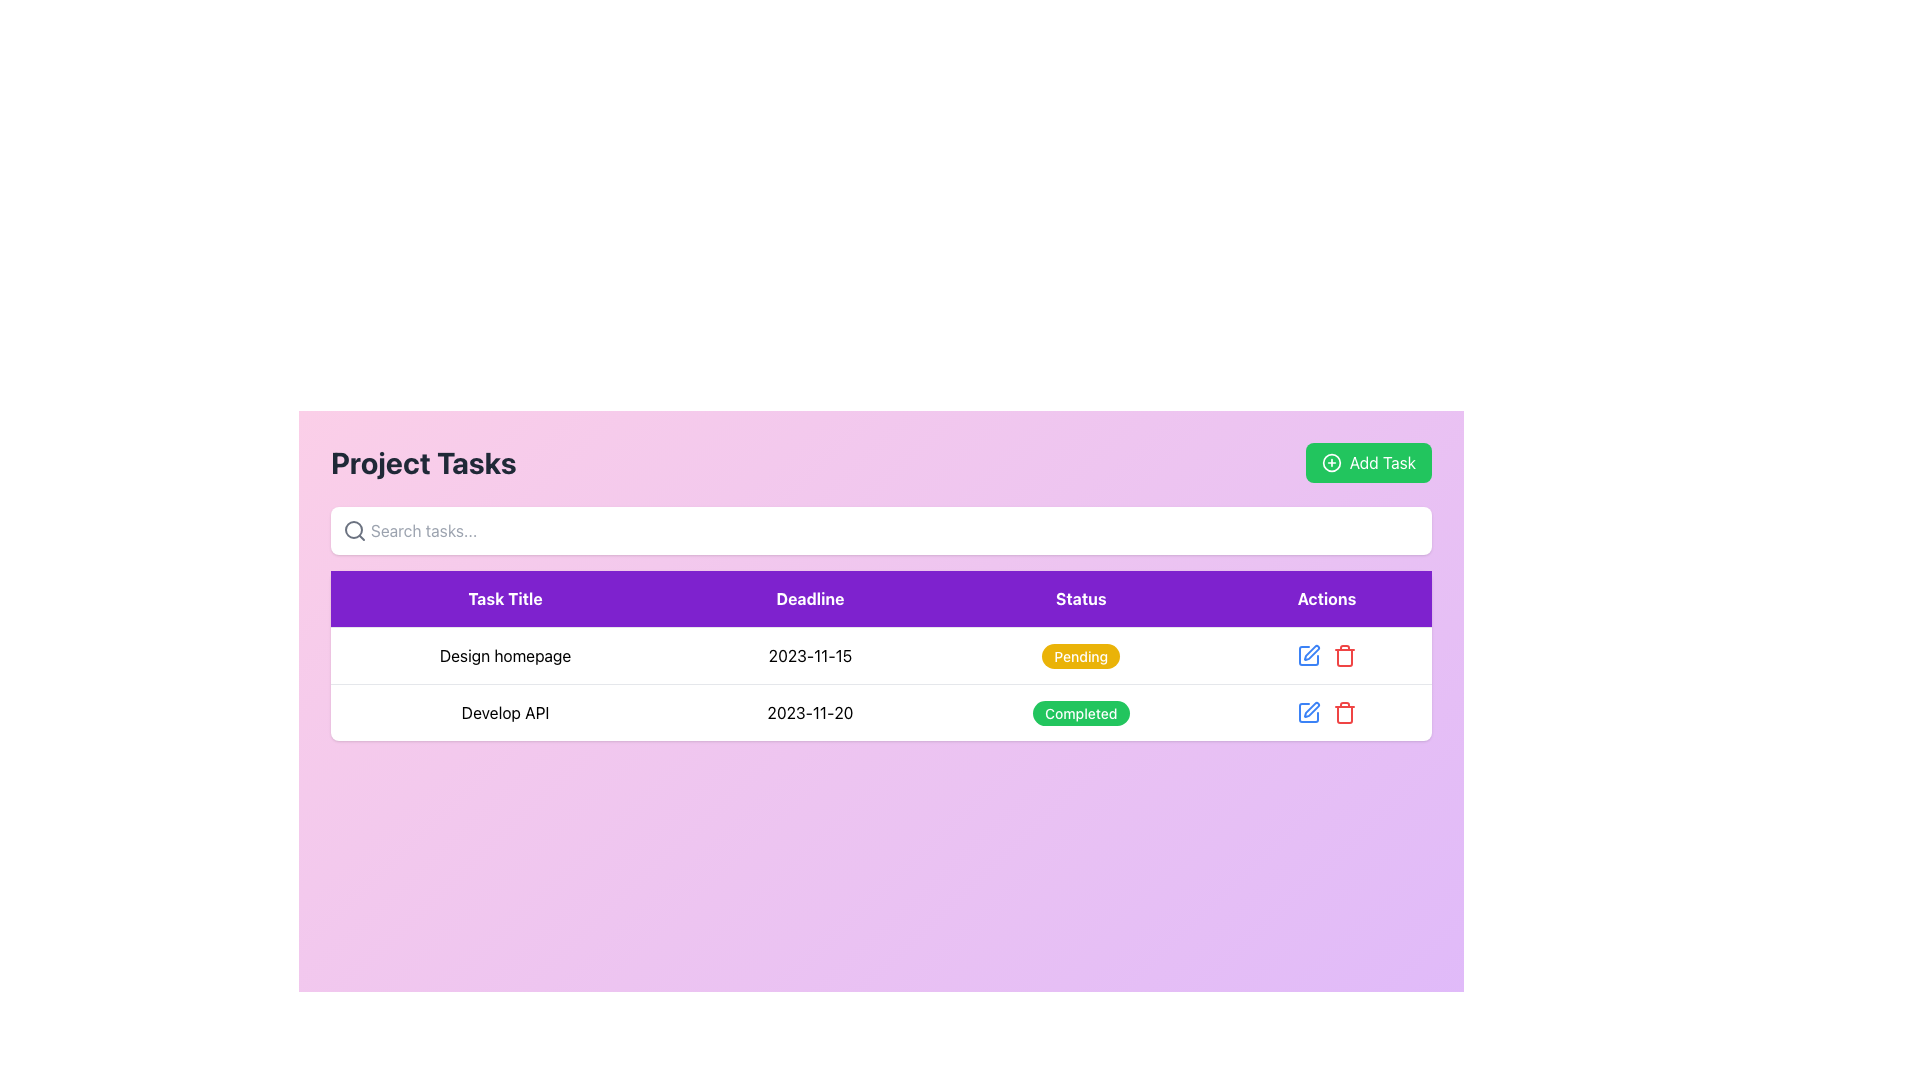 The width and height of the screenshot is (1920, 1080). I want to click on the completion status badge for the task 'Develop API' located in the second row of the tasks table, specifically in the third column labeled 'Status', adjacent to the 'Deadline' column on the left and 'Actions' column on the right, so click(1080, 711).